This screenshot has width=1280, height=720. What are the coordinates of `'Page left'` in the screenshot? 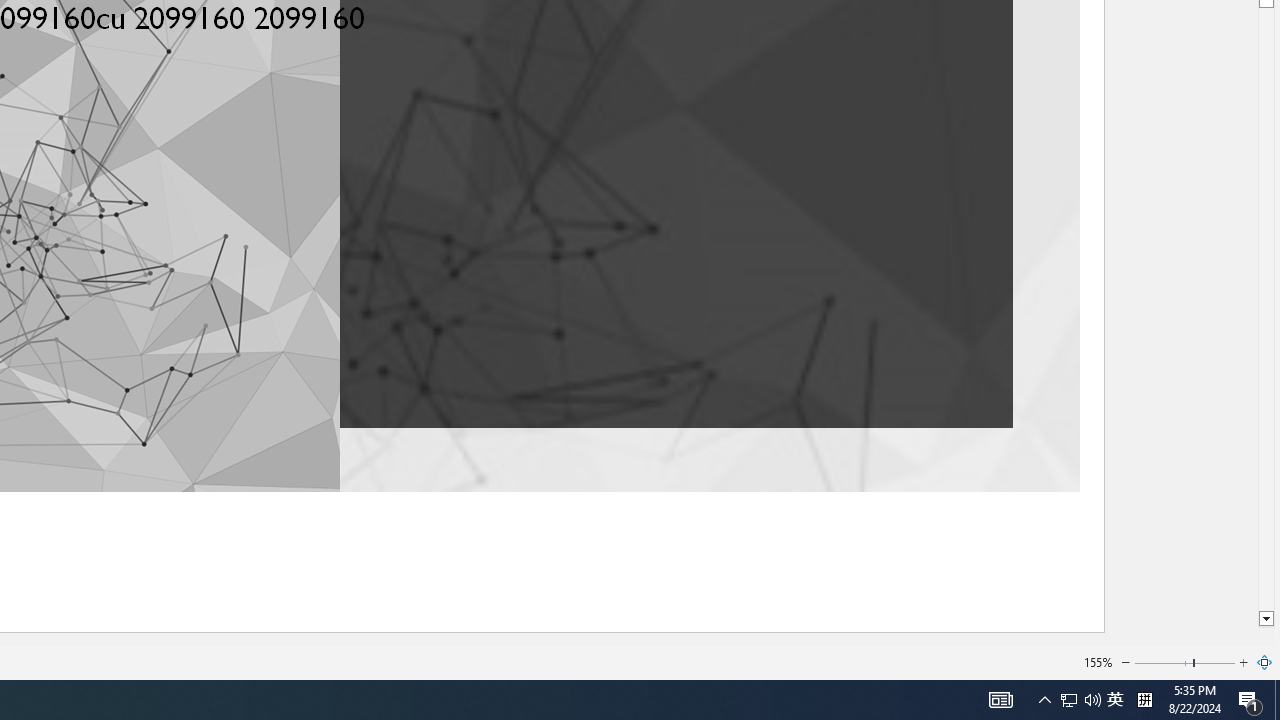 It's located at (1163, 663).